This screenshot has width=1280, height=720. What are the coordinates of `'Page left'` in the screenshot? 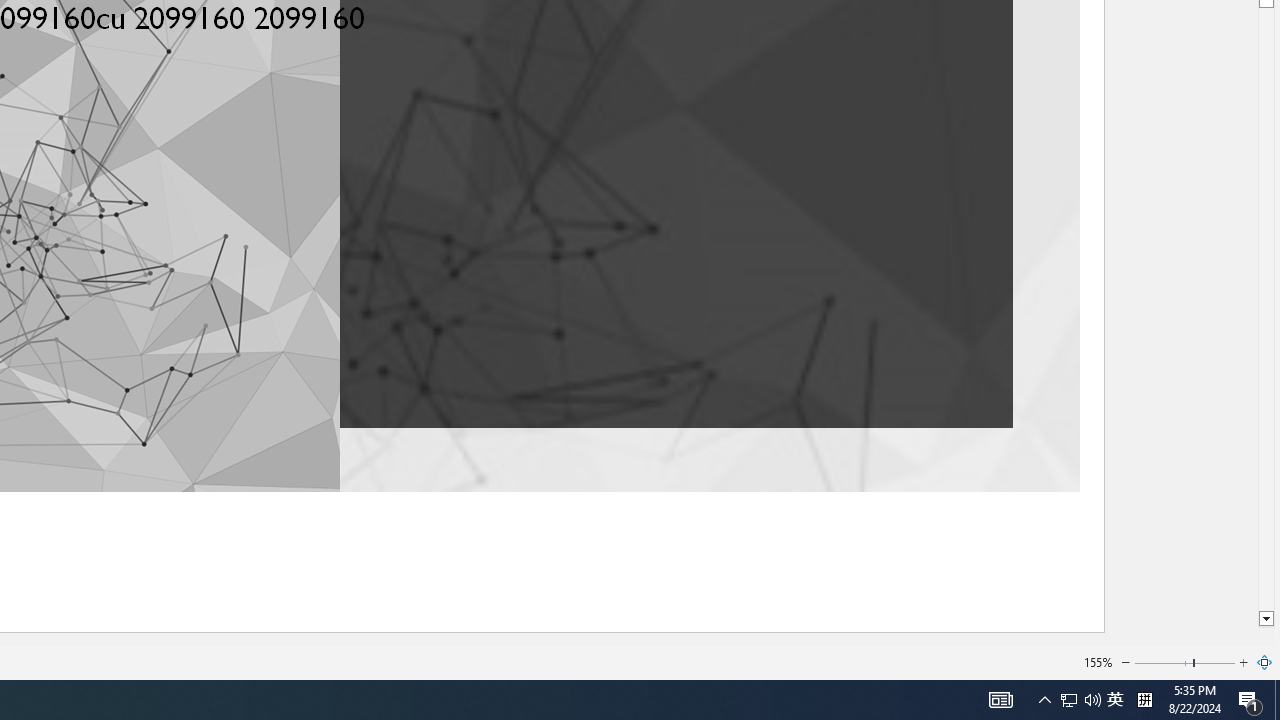 It's located at (1163, 663).